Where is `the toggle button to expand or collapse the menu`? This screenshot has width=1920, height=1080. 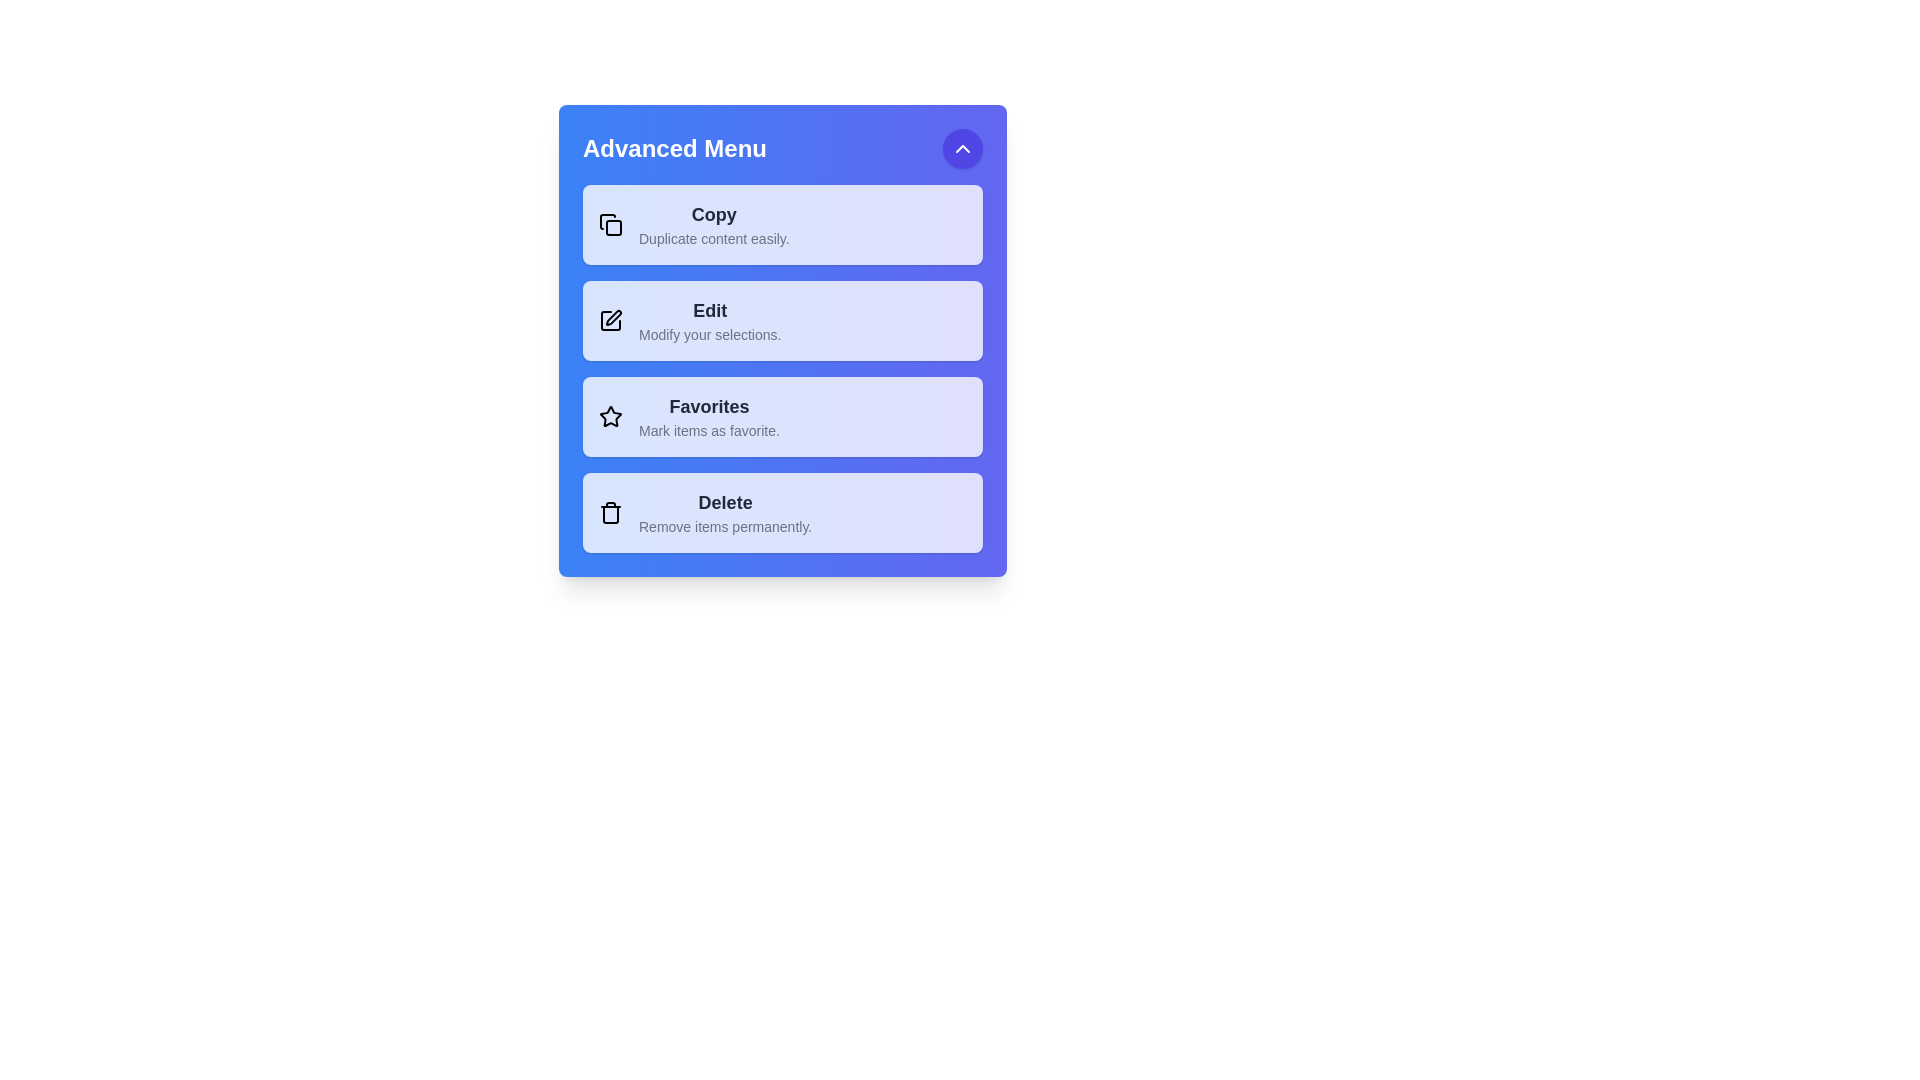 the toggle button to expand or collapse the menu is located at coordinates (963, 148).